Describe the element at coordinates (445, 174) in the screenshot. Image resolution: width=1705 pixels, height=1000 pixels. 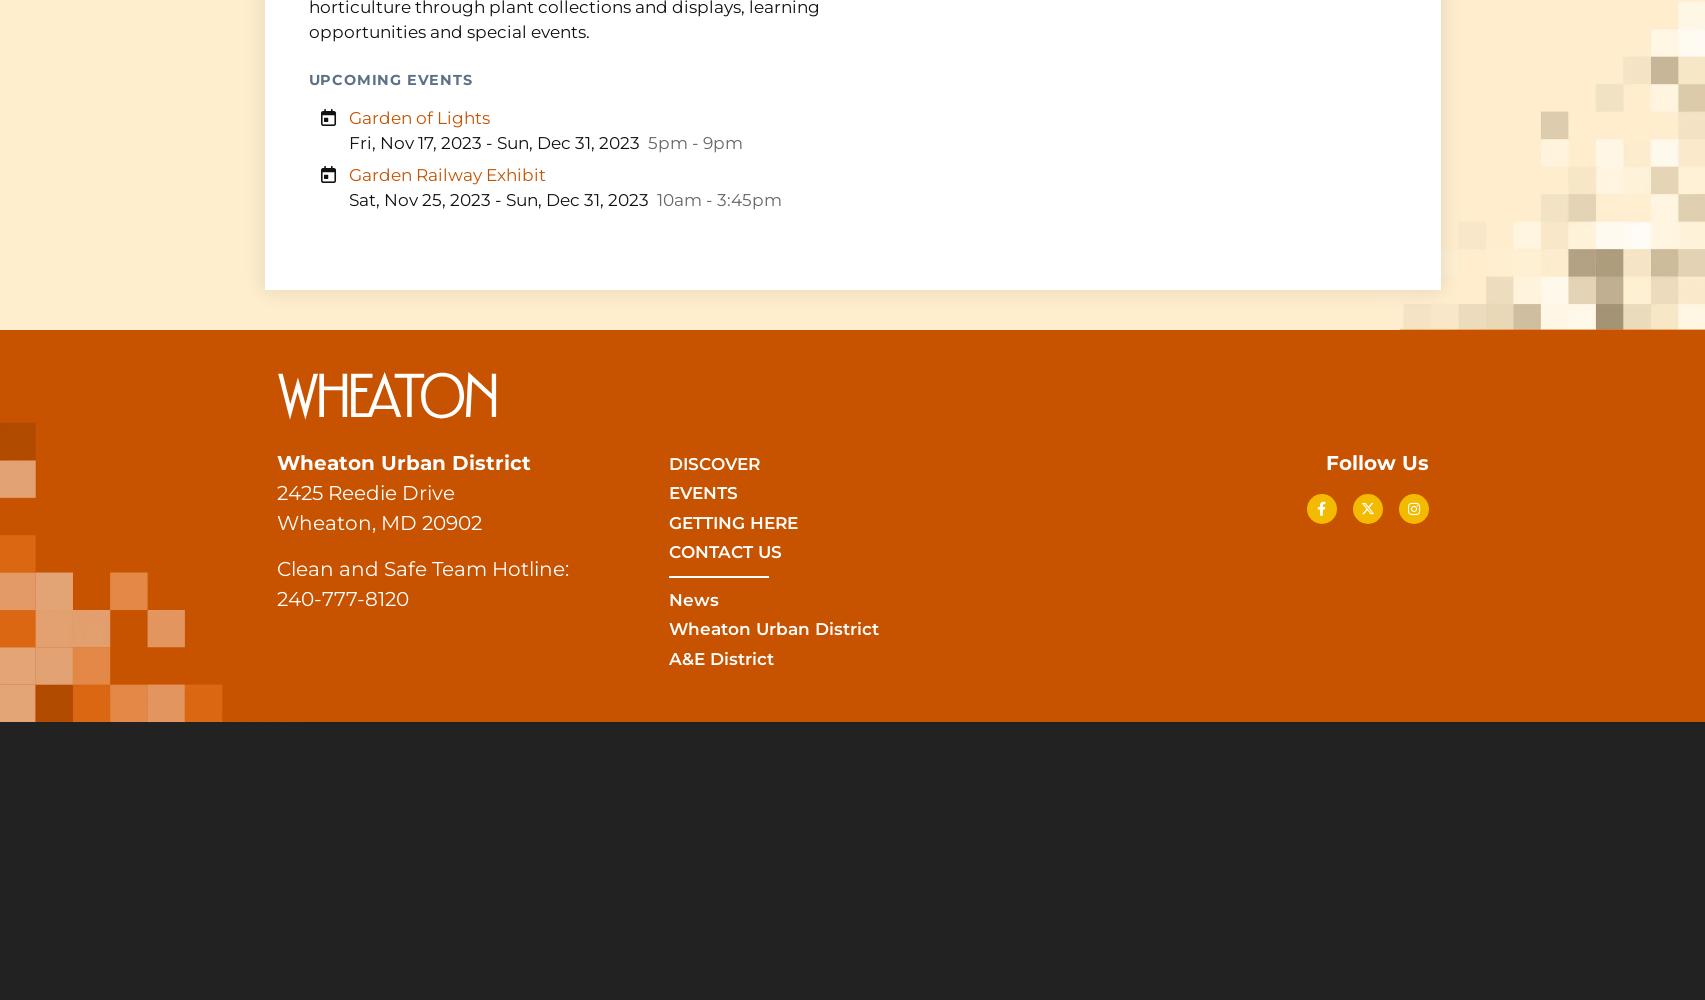
I see `'Garden Railway Exhibit'` at that location.